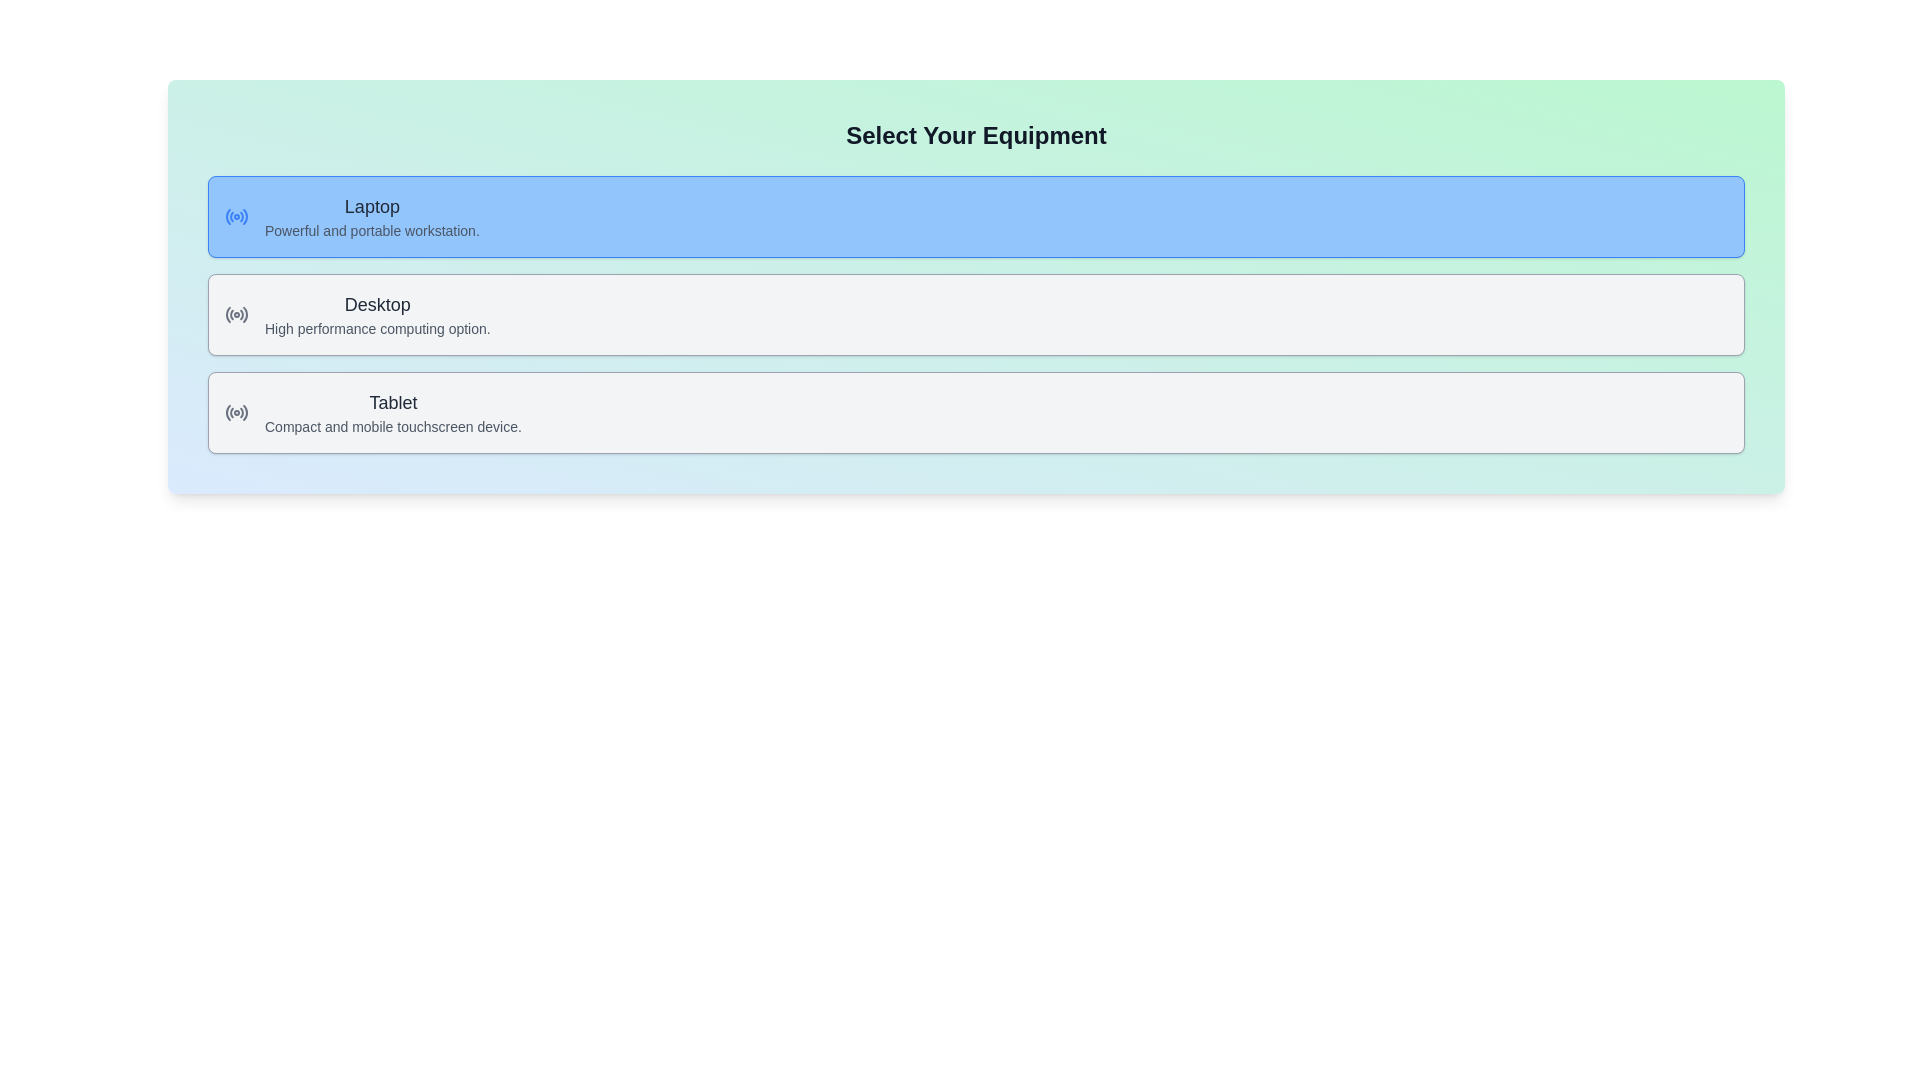  What do you see at coordinates (236, 315) in the screenshot?
I see `the blue circular icon resembling a radio signal, which is located to the left of the text 'High performance computing option' in the 'Desktop' section` at bounding box center [236, 315].